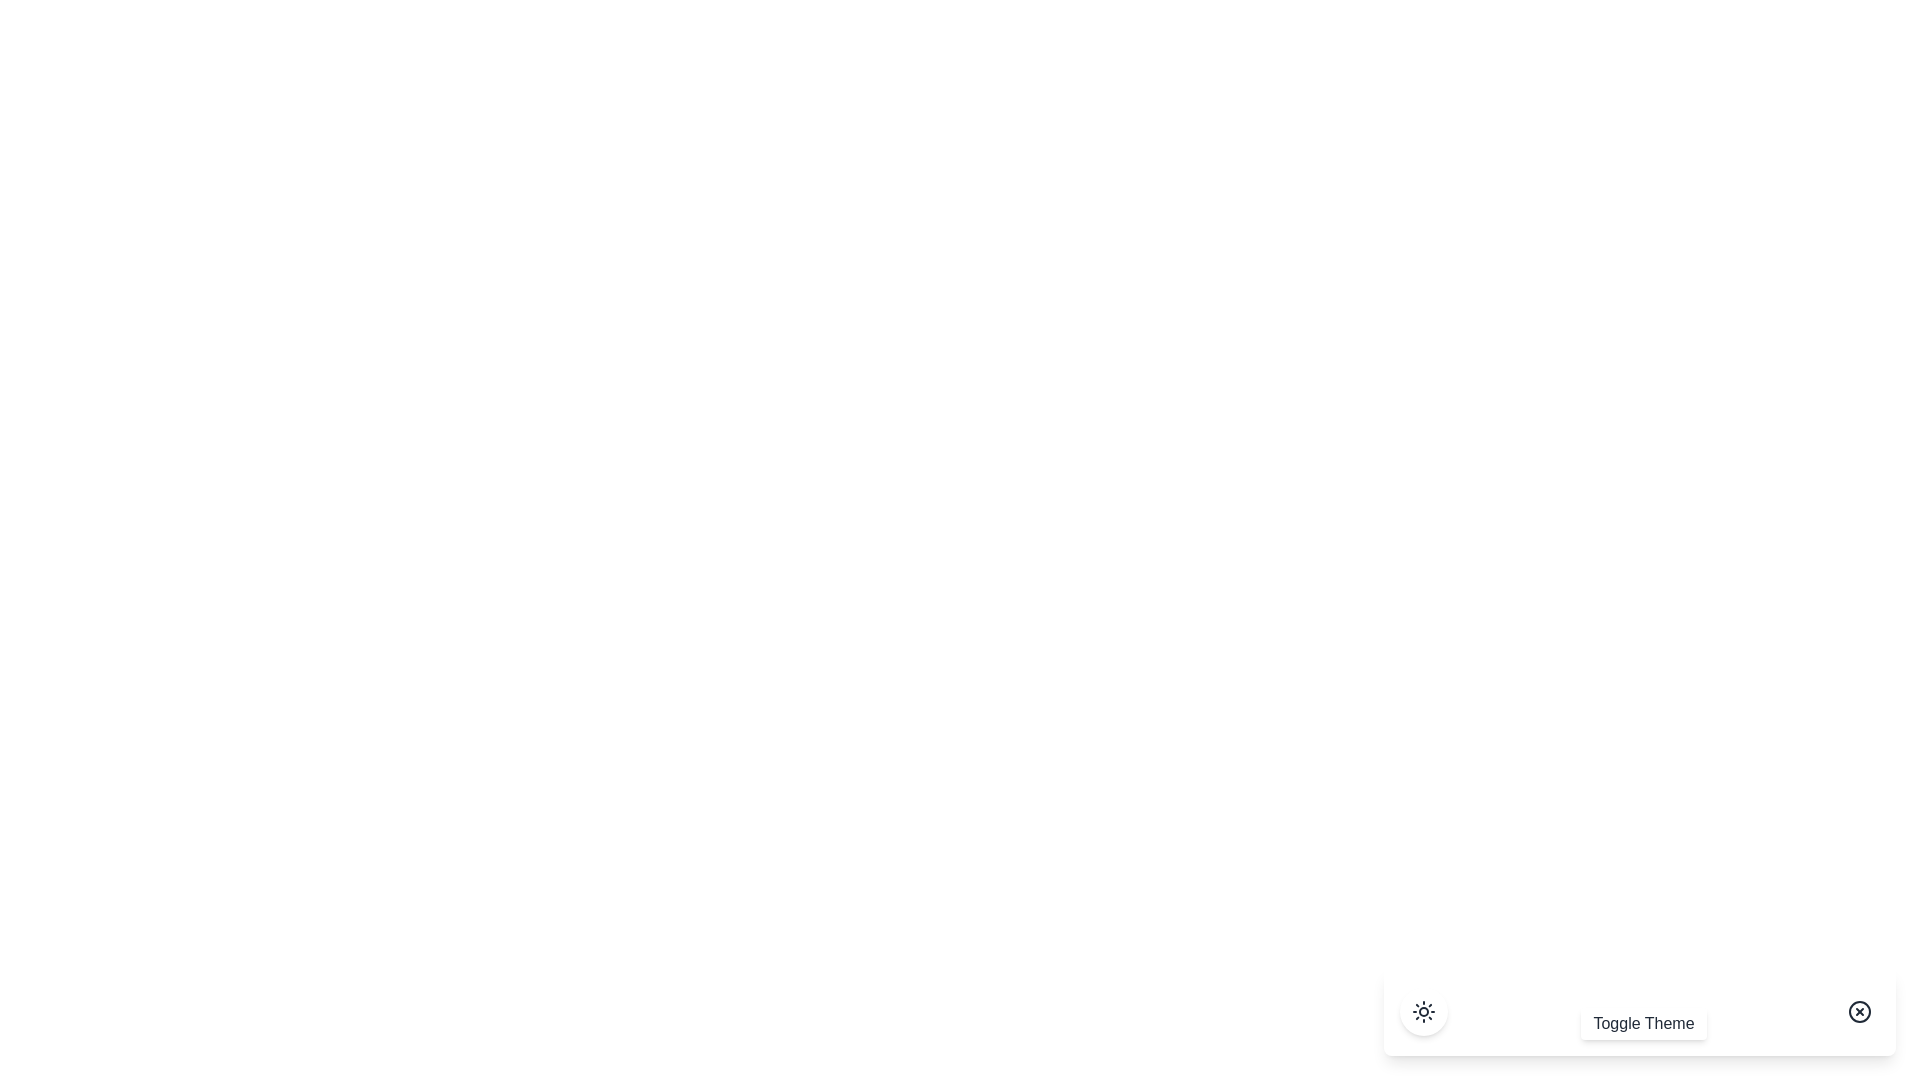  I want to click on the close button of the snackbar to close it, so click(1859, 1011).